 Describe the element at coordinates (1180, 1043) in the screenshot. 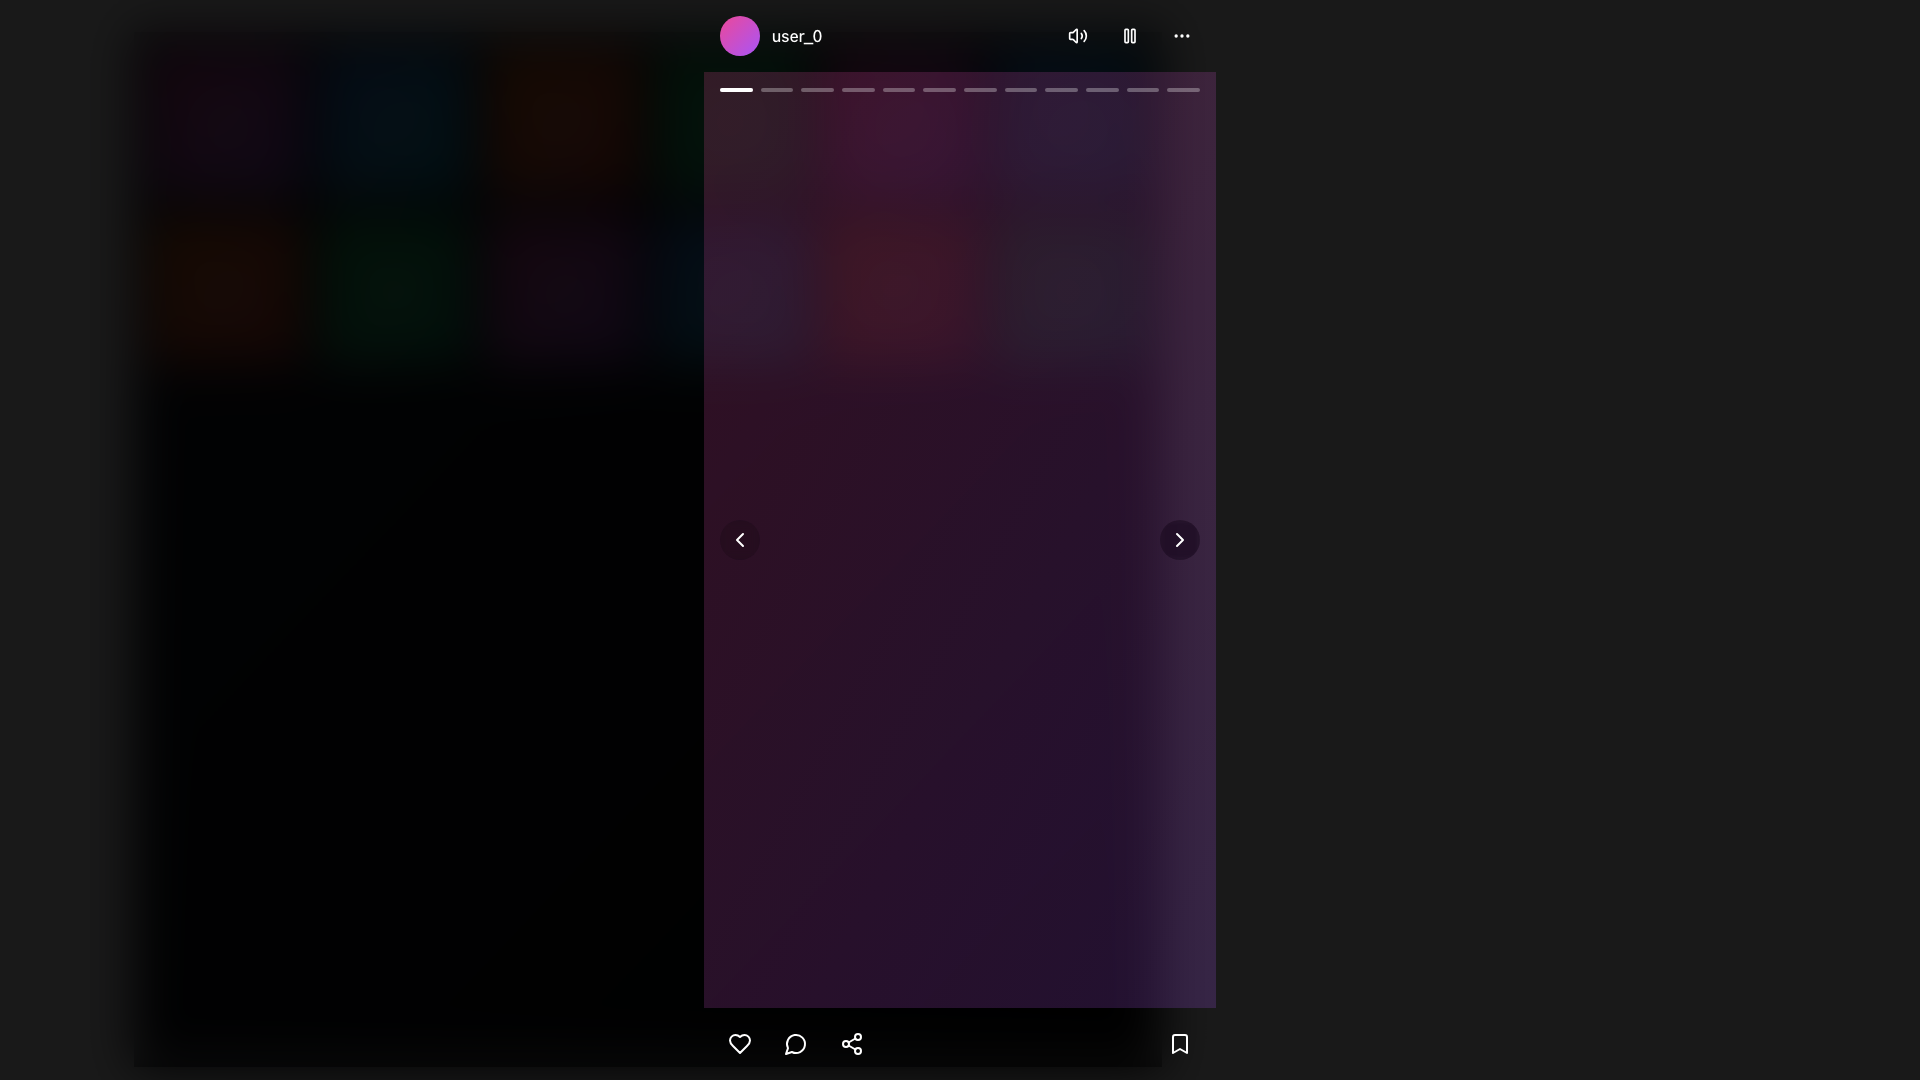

I see `the 'Bookmark' icon located at the bottom-right corner of the interface` at that location.